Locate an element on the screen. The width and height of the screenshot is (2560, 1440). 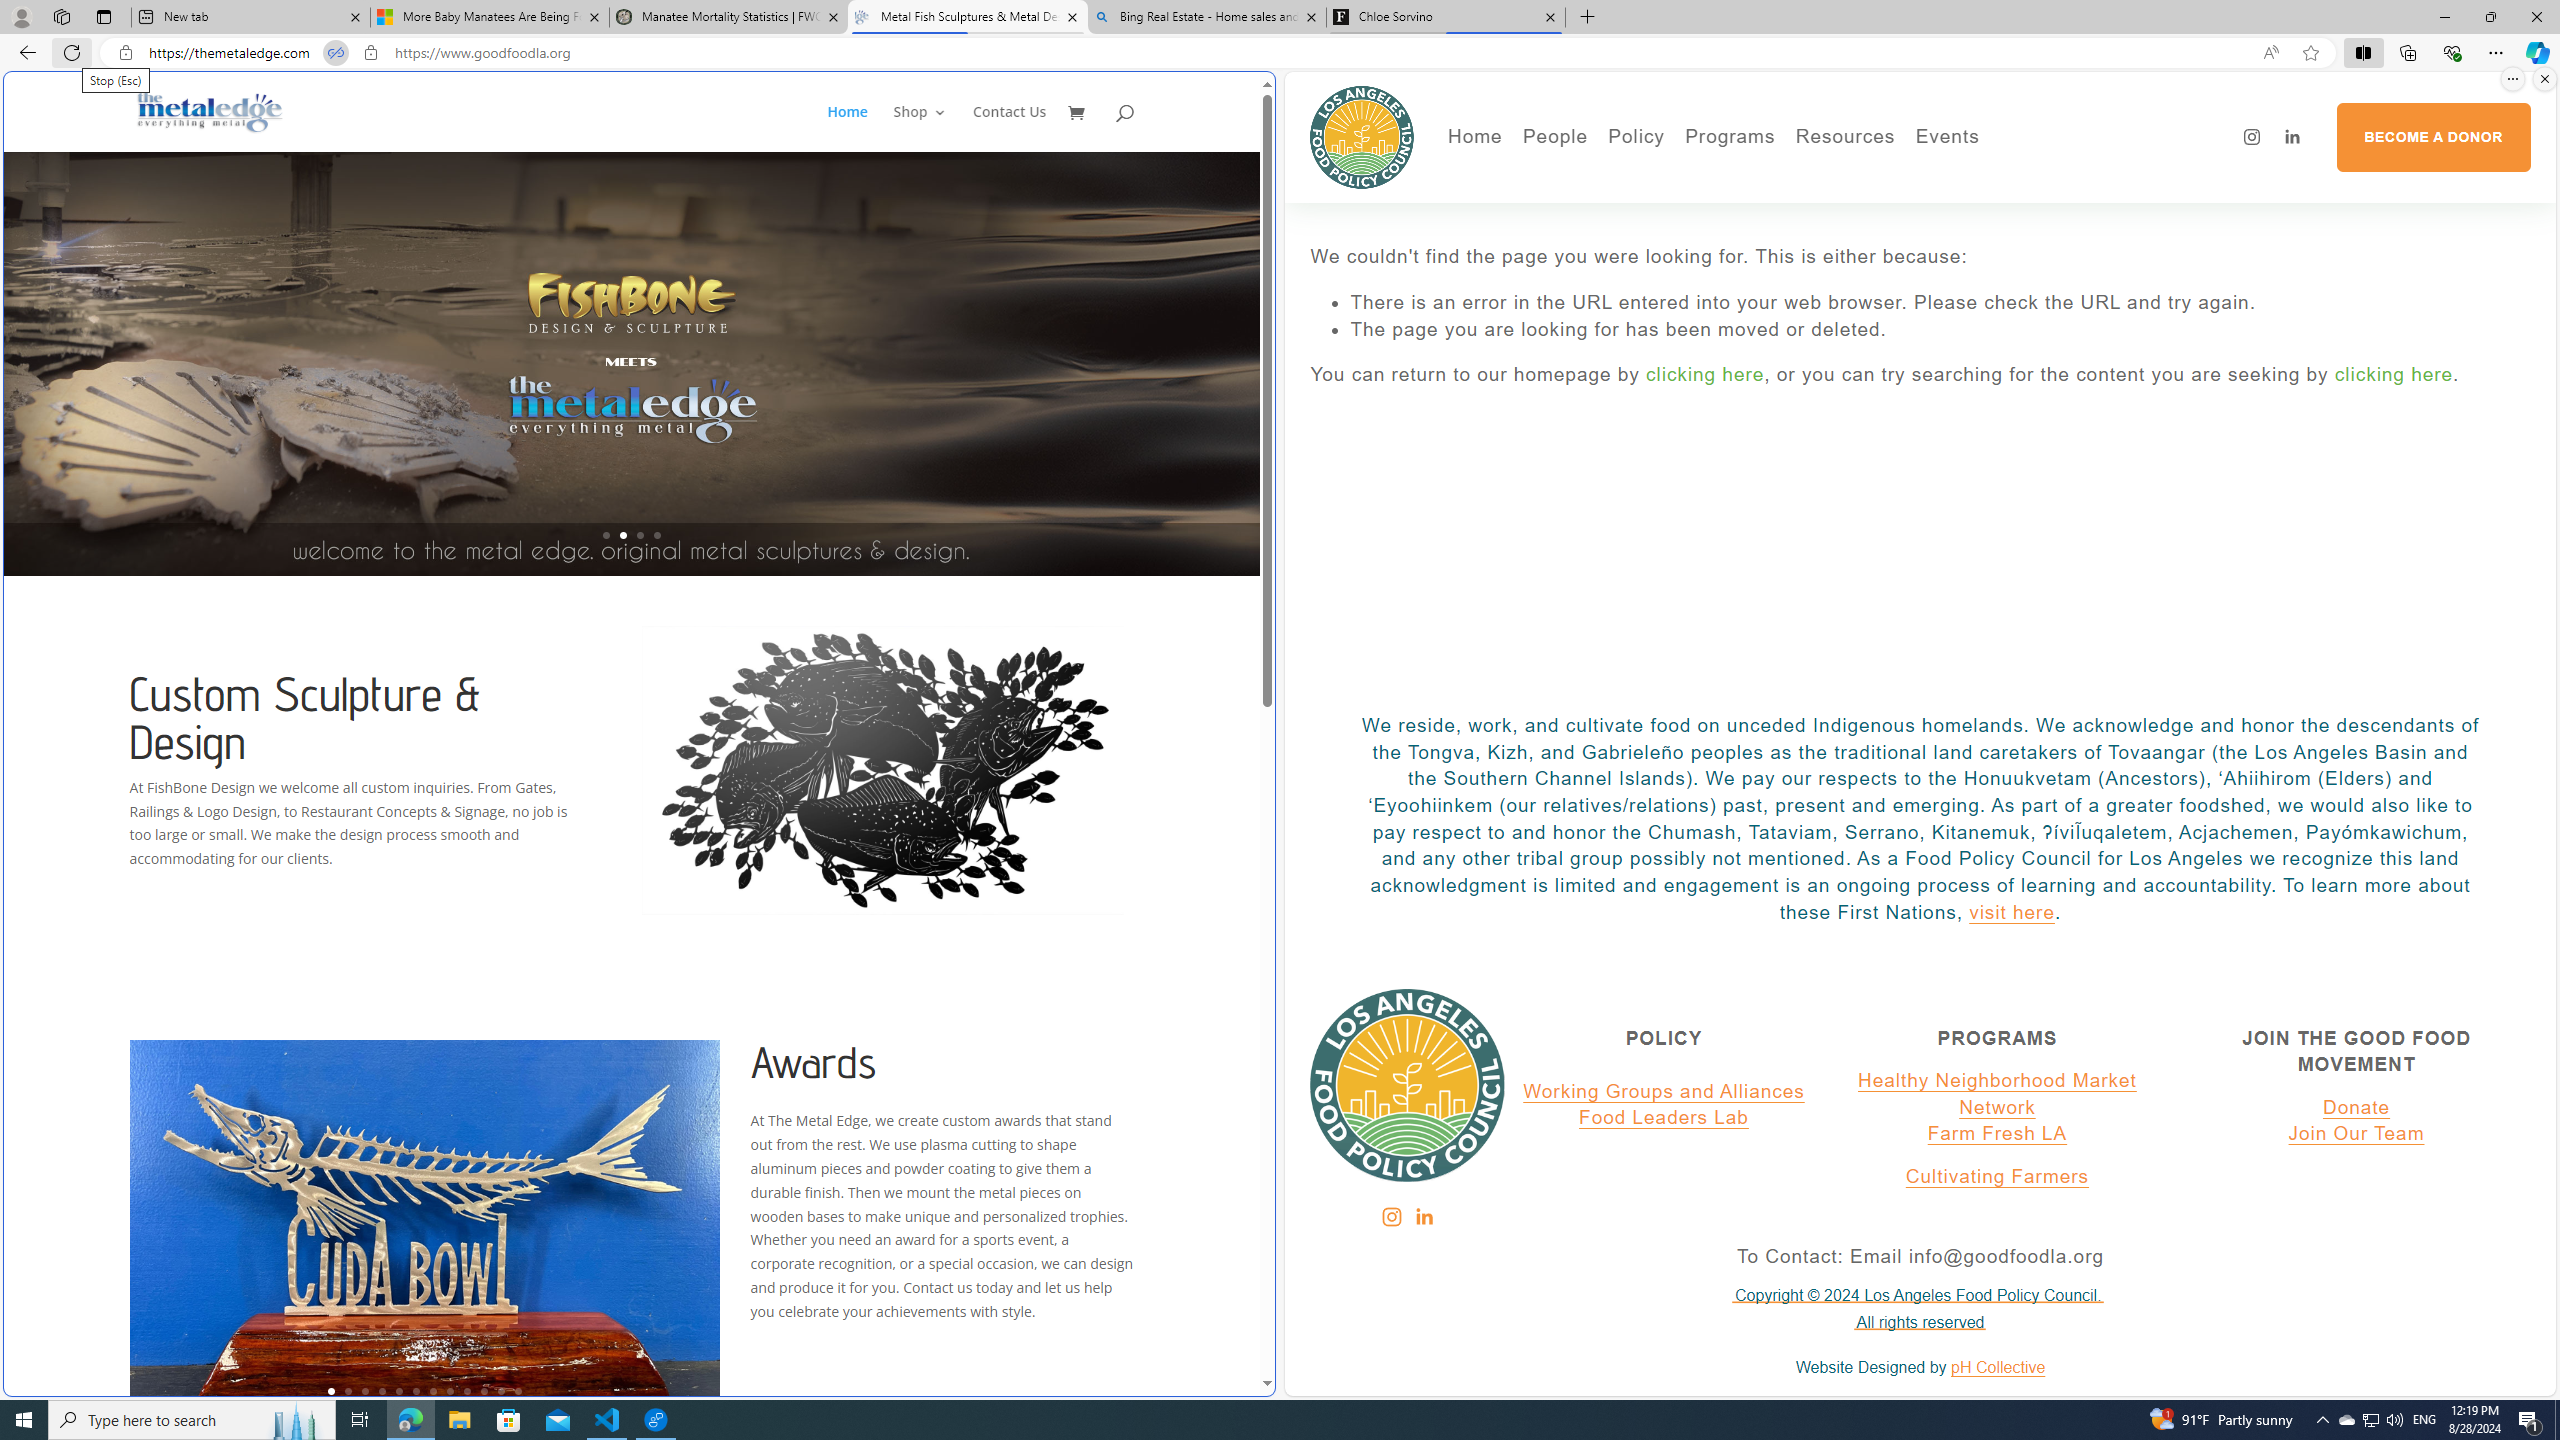
'5' is located at coordinates (399, 1390).